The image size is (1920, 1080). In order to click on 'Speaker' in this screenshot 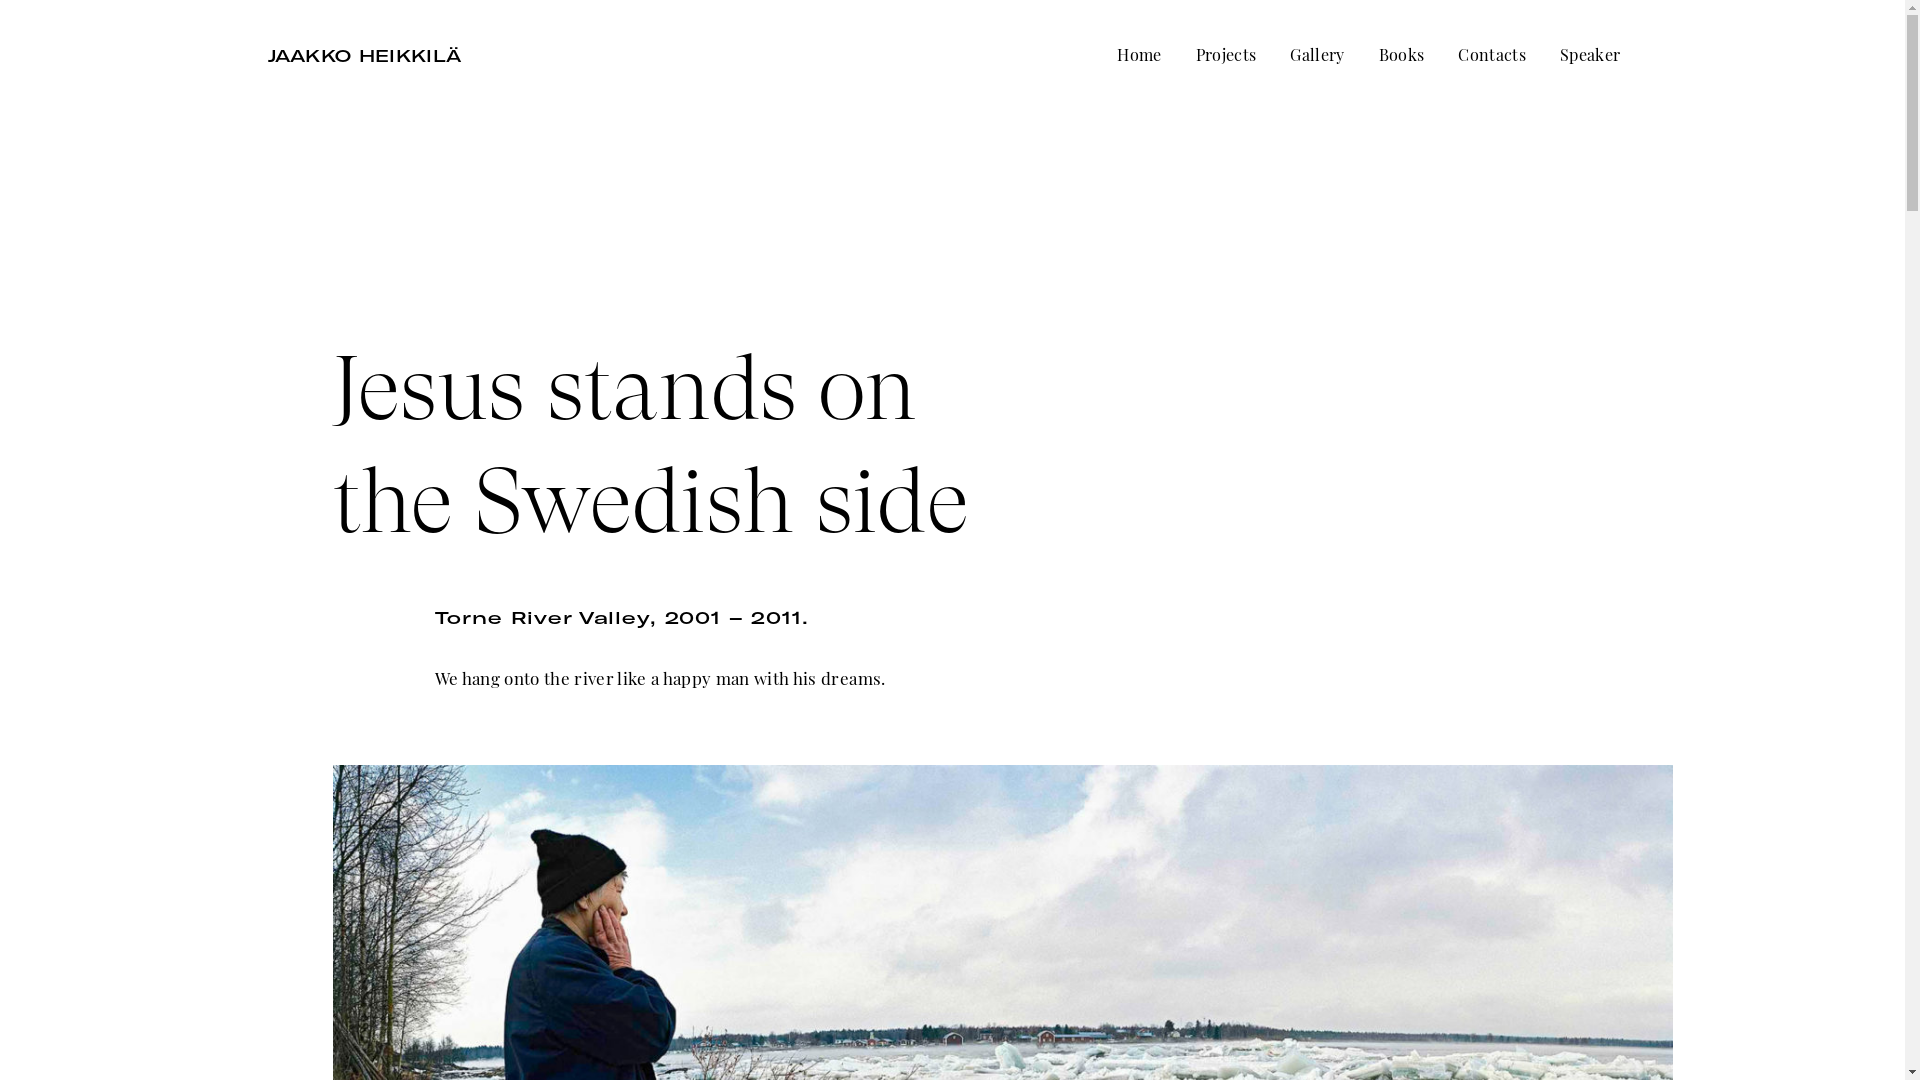, I will do `click(1589, 55)`.